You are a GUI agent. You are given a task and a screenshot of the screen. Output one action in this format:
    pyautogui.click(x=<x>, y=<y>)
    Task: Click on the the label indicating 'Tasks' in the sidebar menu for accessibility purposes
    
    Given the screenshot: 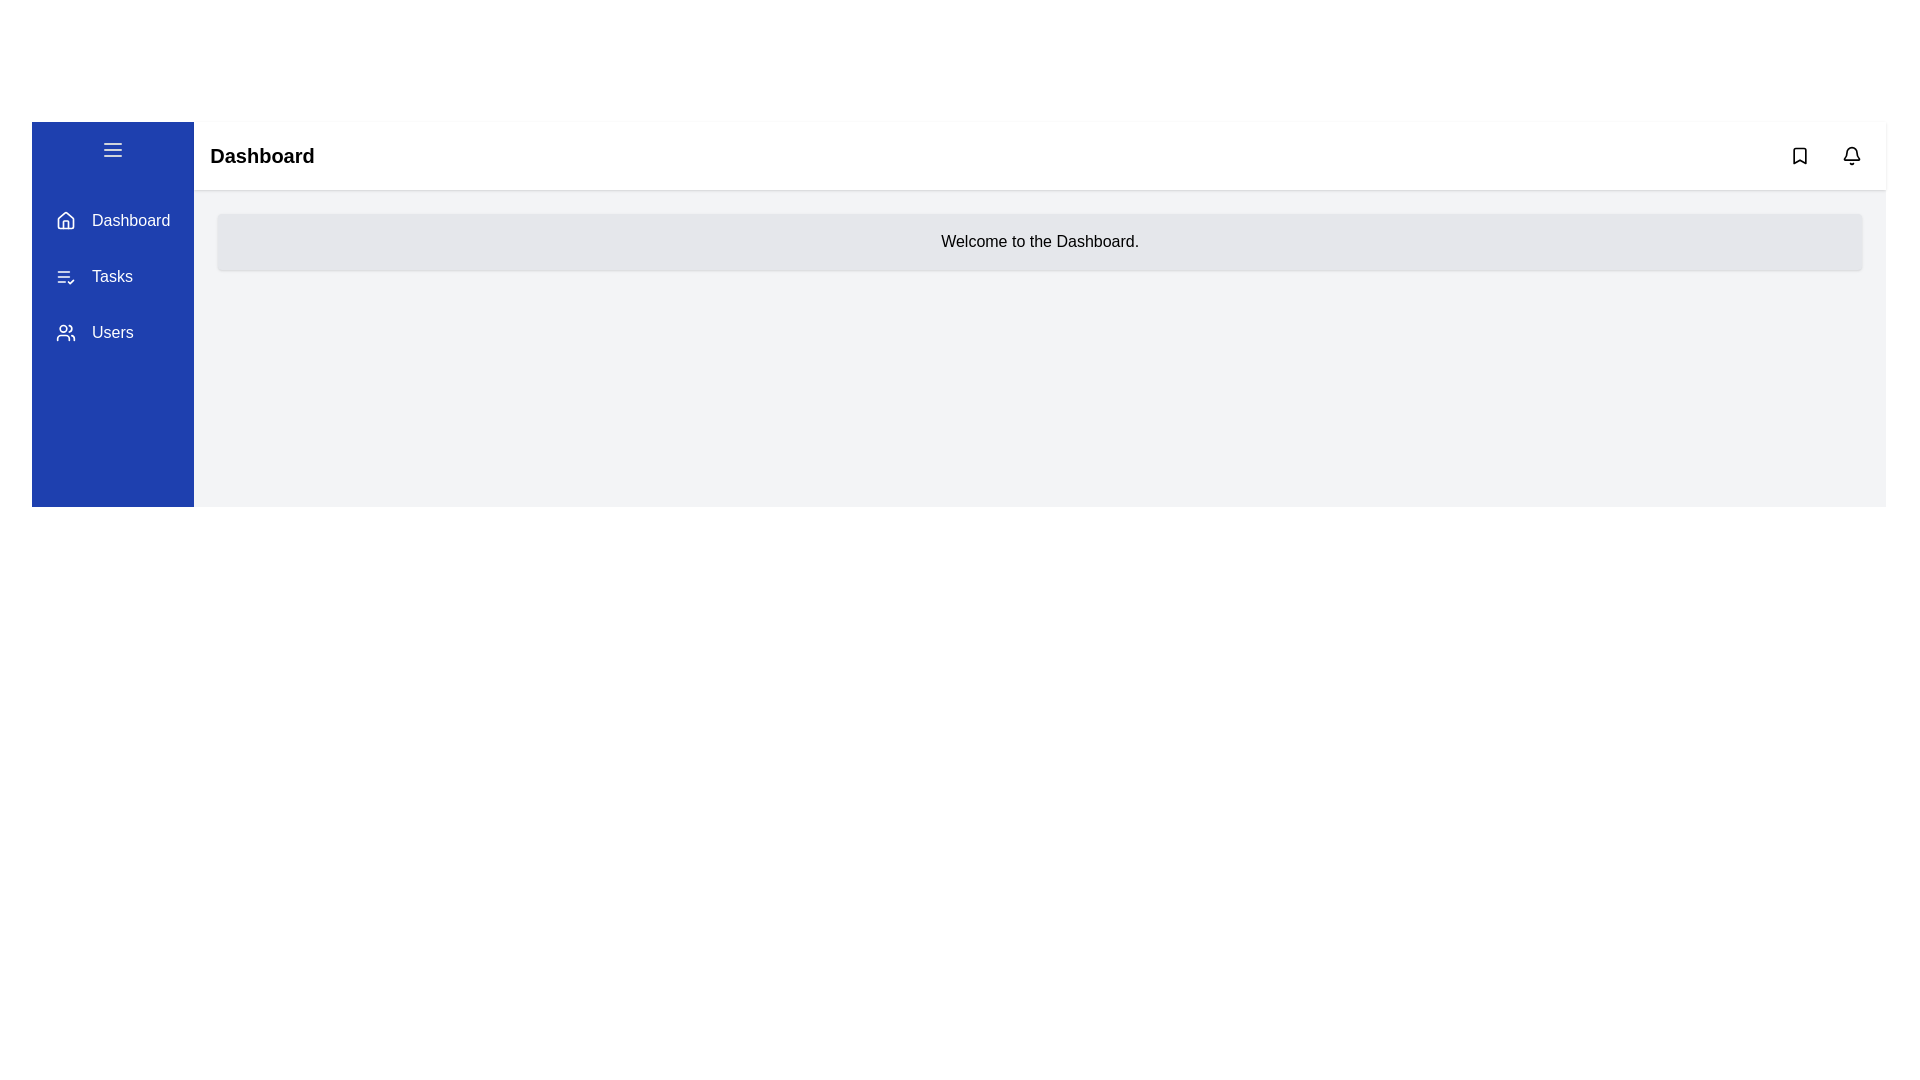 What is the action you would take?
    pyautogui.click(x=111, y=277)
    